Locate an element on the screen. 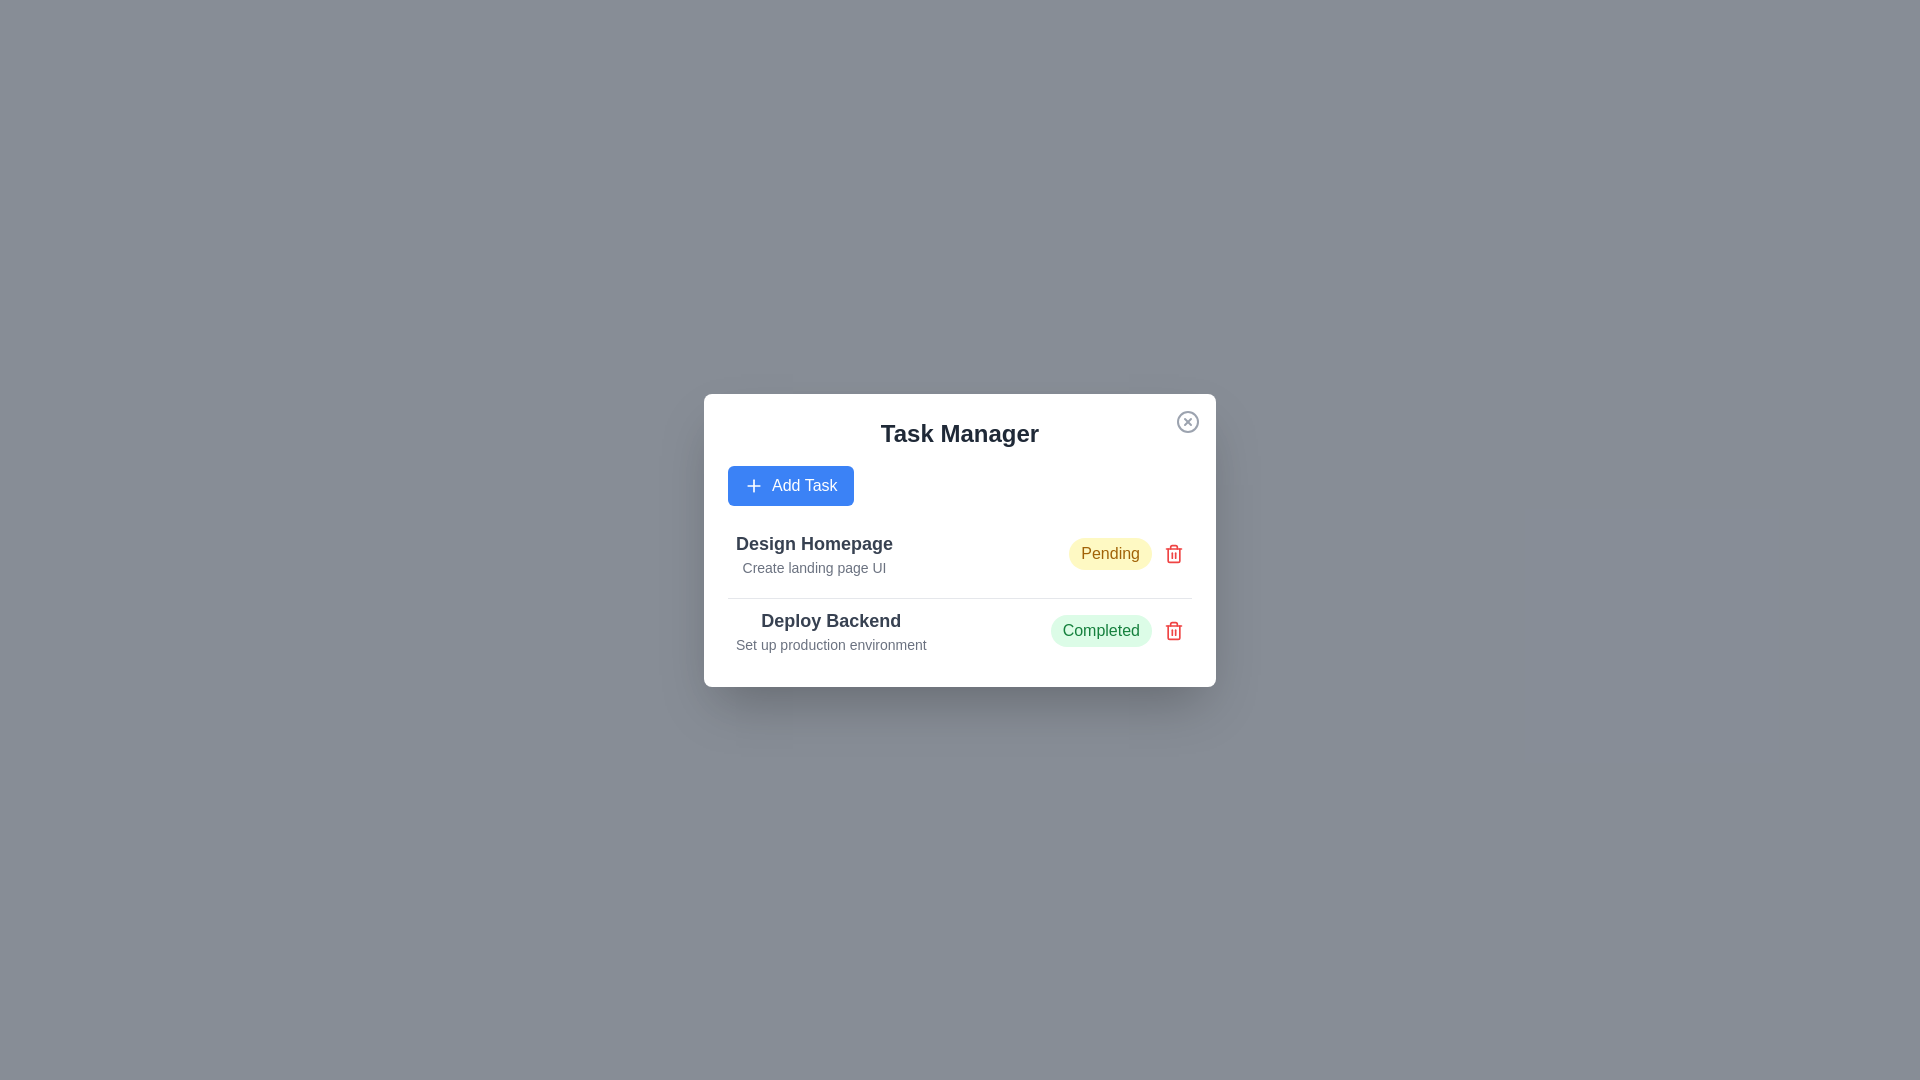 The width and height of the screenshot is (1920, 1080). the Status Label badge labeled 'Completed' which has a light green background and is positioned next to the 'Deploy Backend' task row in the 'Task Manager' modal is located at coordinates (1100, 630).